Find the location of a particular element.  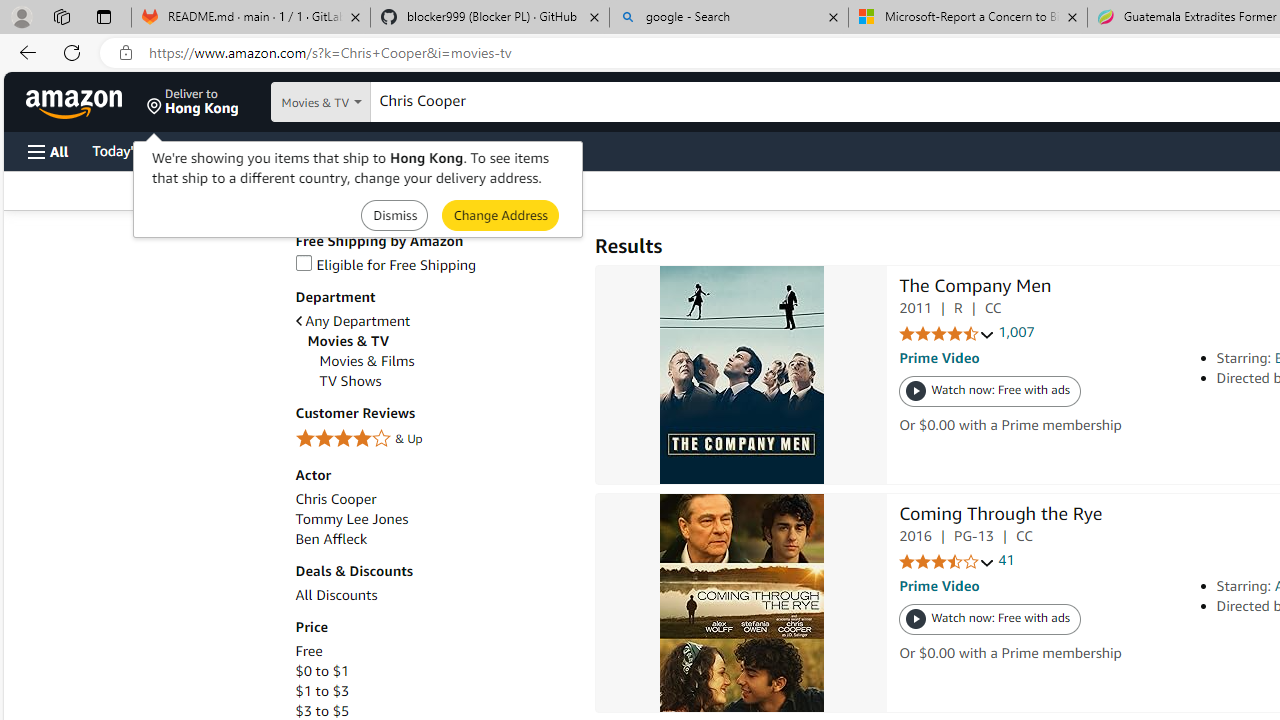

'Deliver to Hong Kong' is located at coordinates (193, 101).